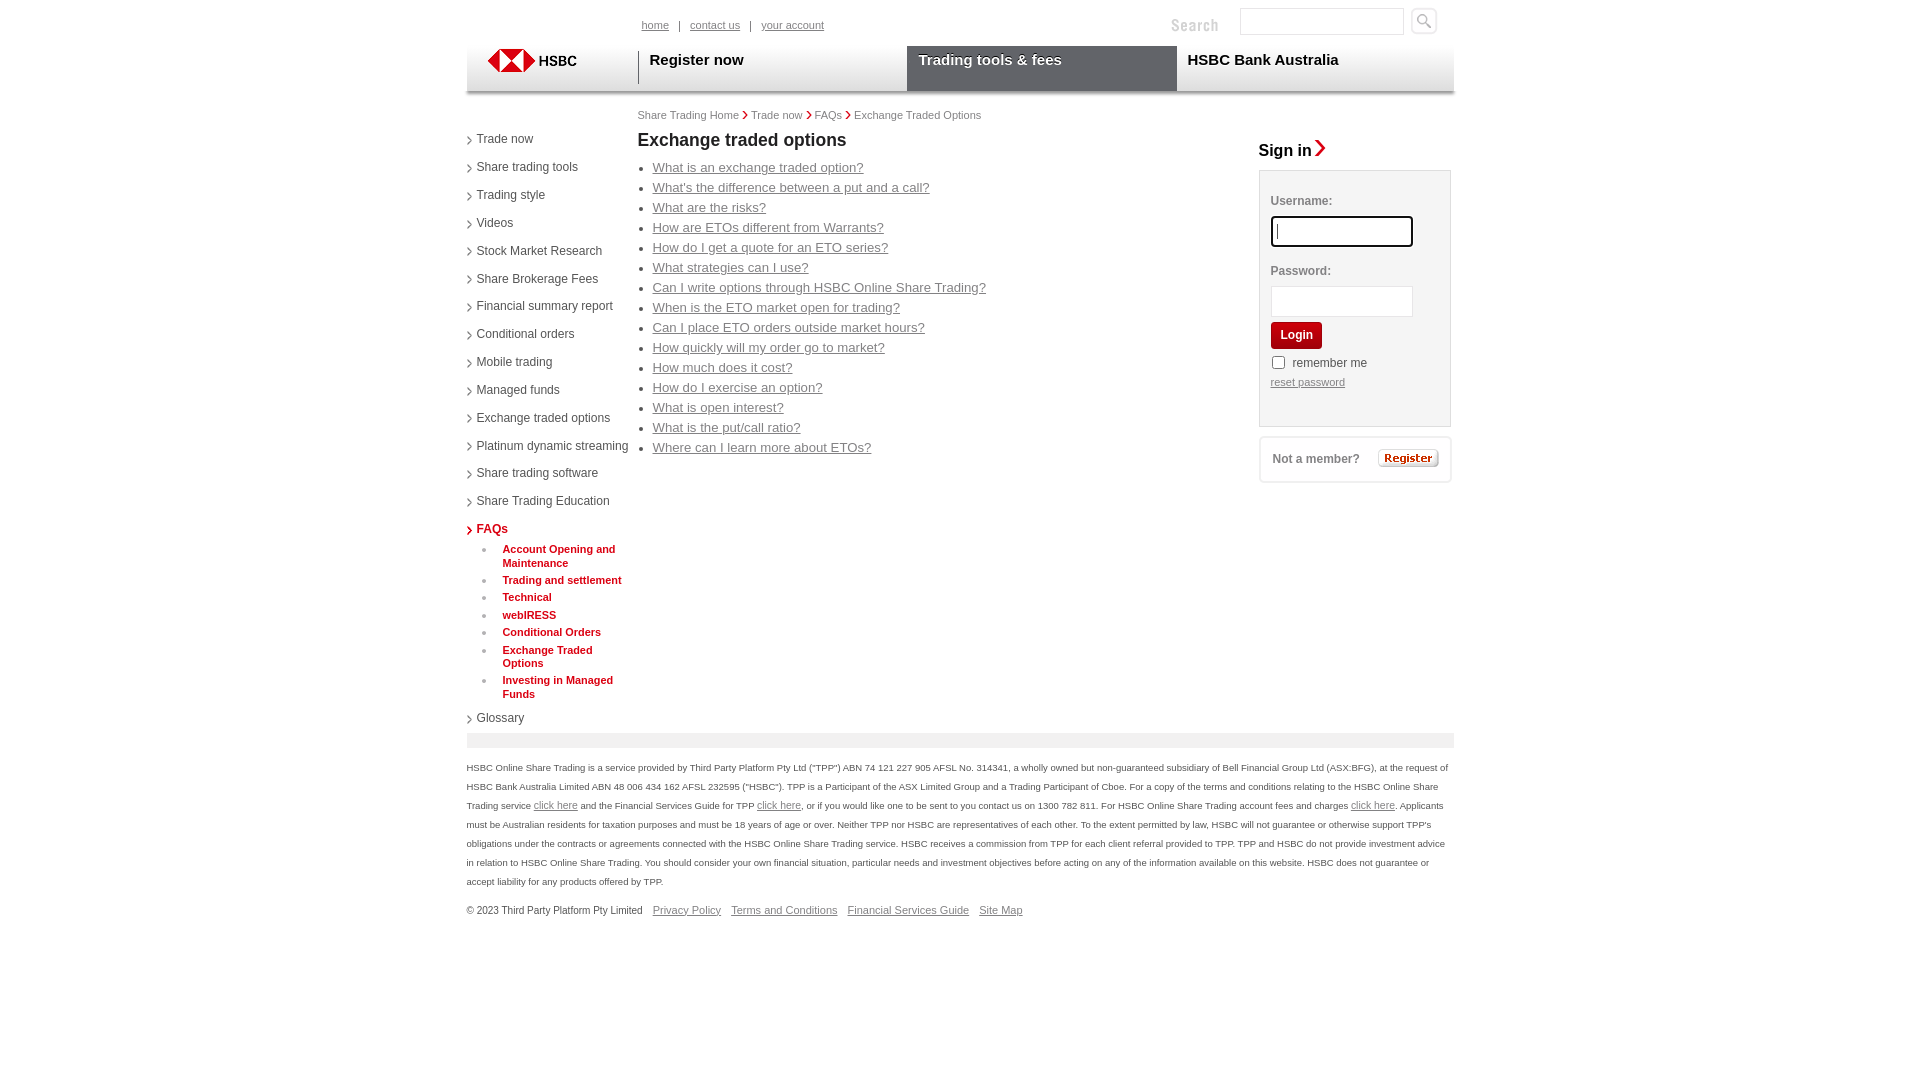 This screenshot has width=1920, height=1080. I want to click on 'How do I exercise an option?', so click(736, 387).